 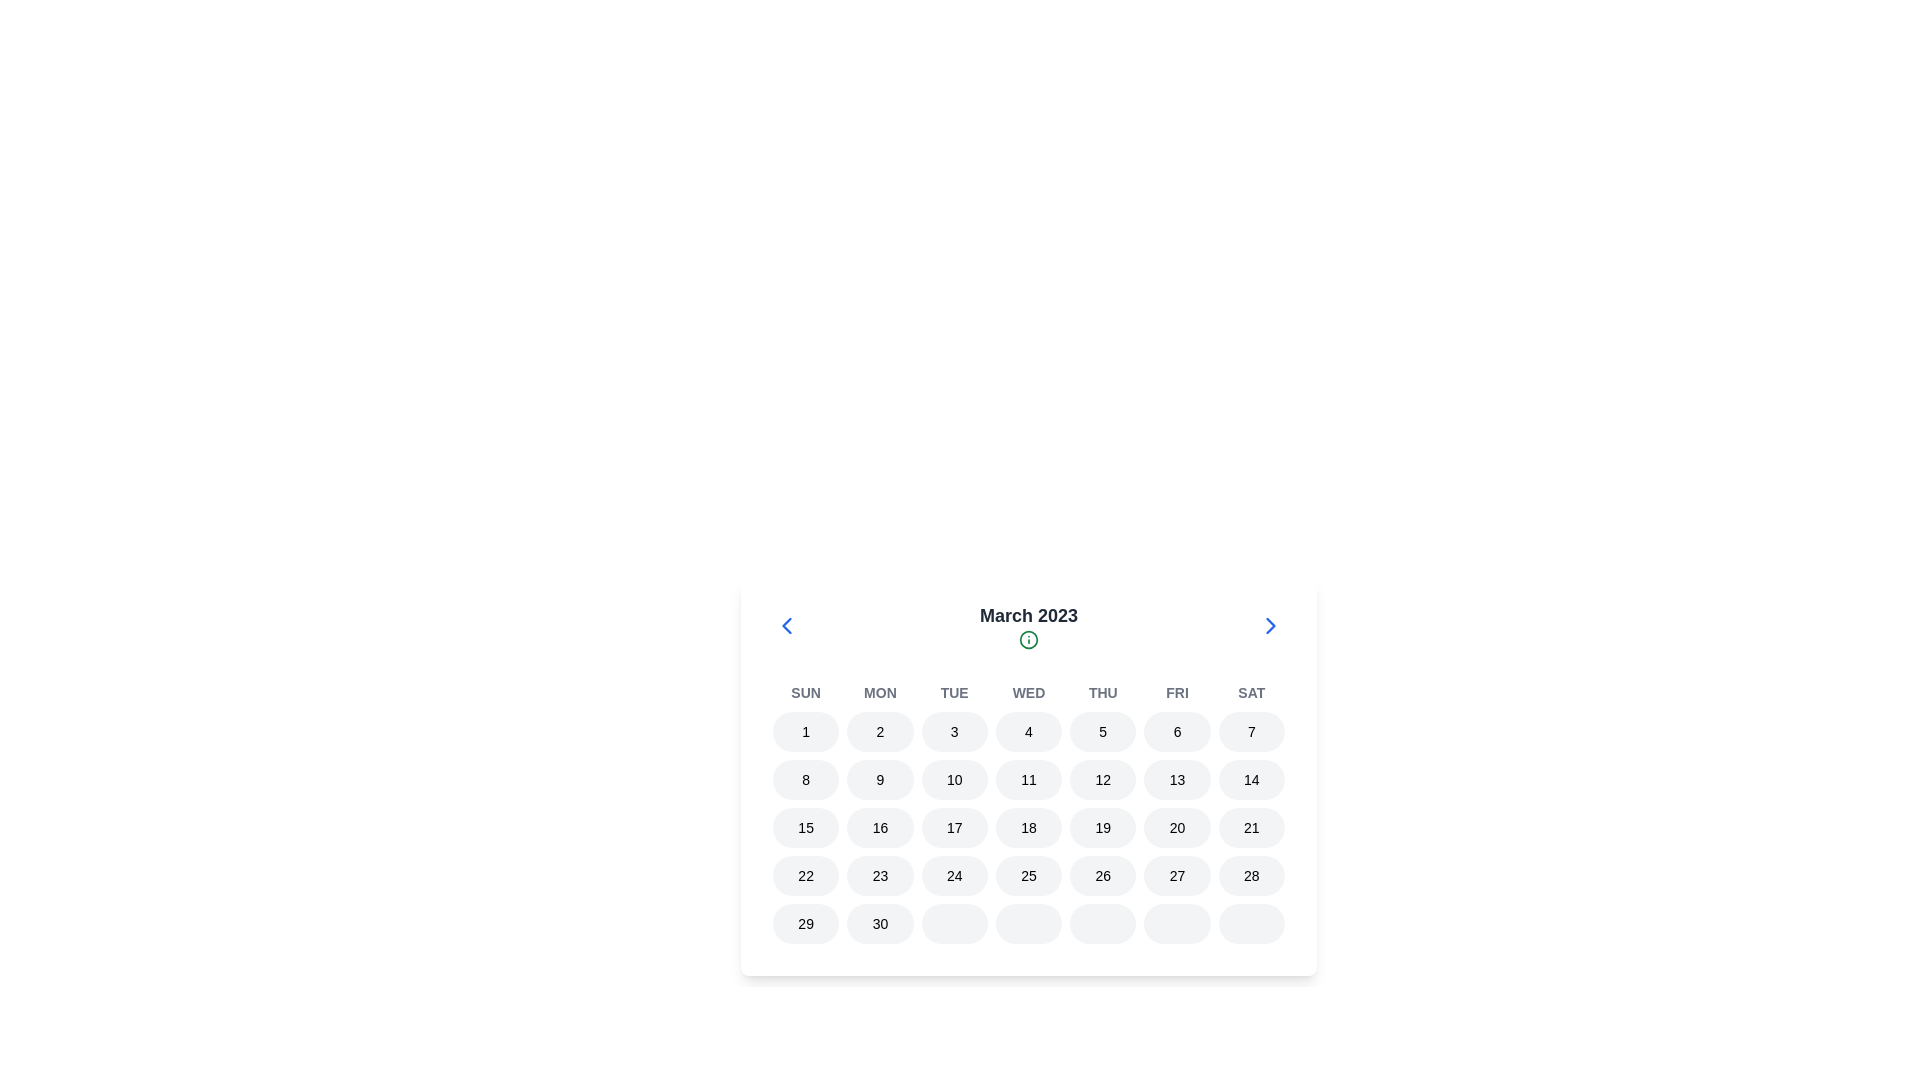 What do you see at coordinates (1028, 778) in the screenshot?
I see `the circular calendar day button displaying '11'` at bounding box center [1028, 778].